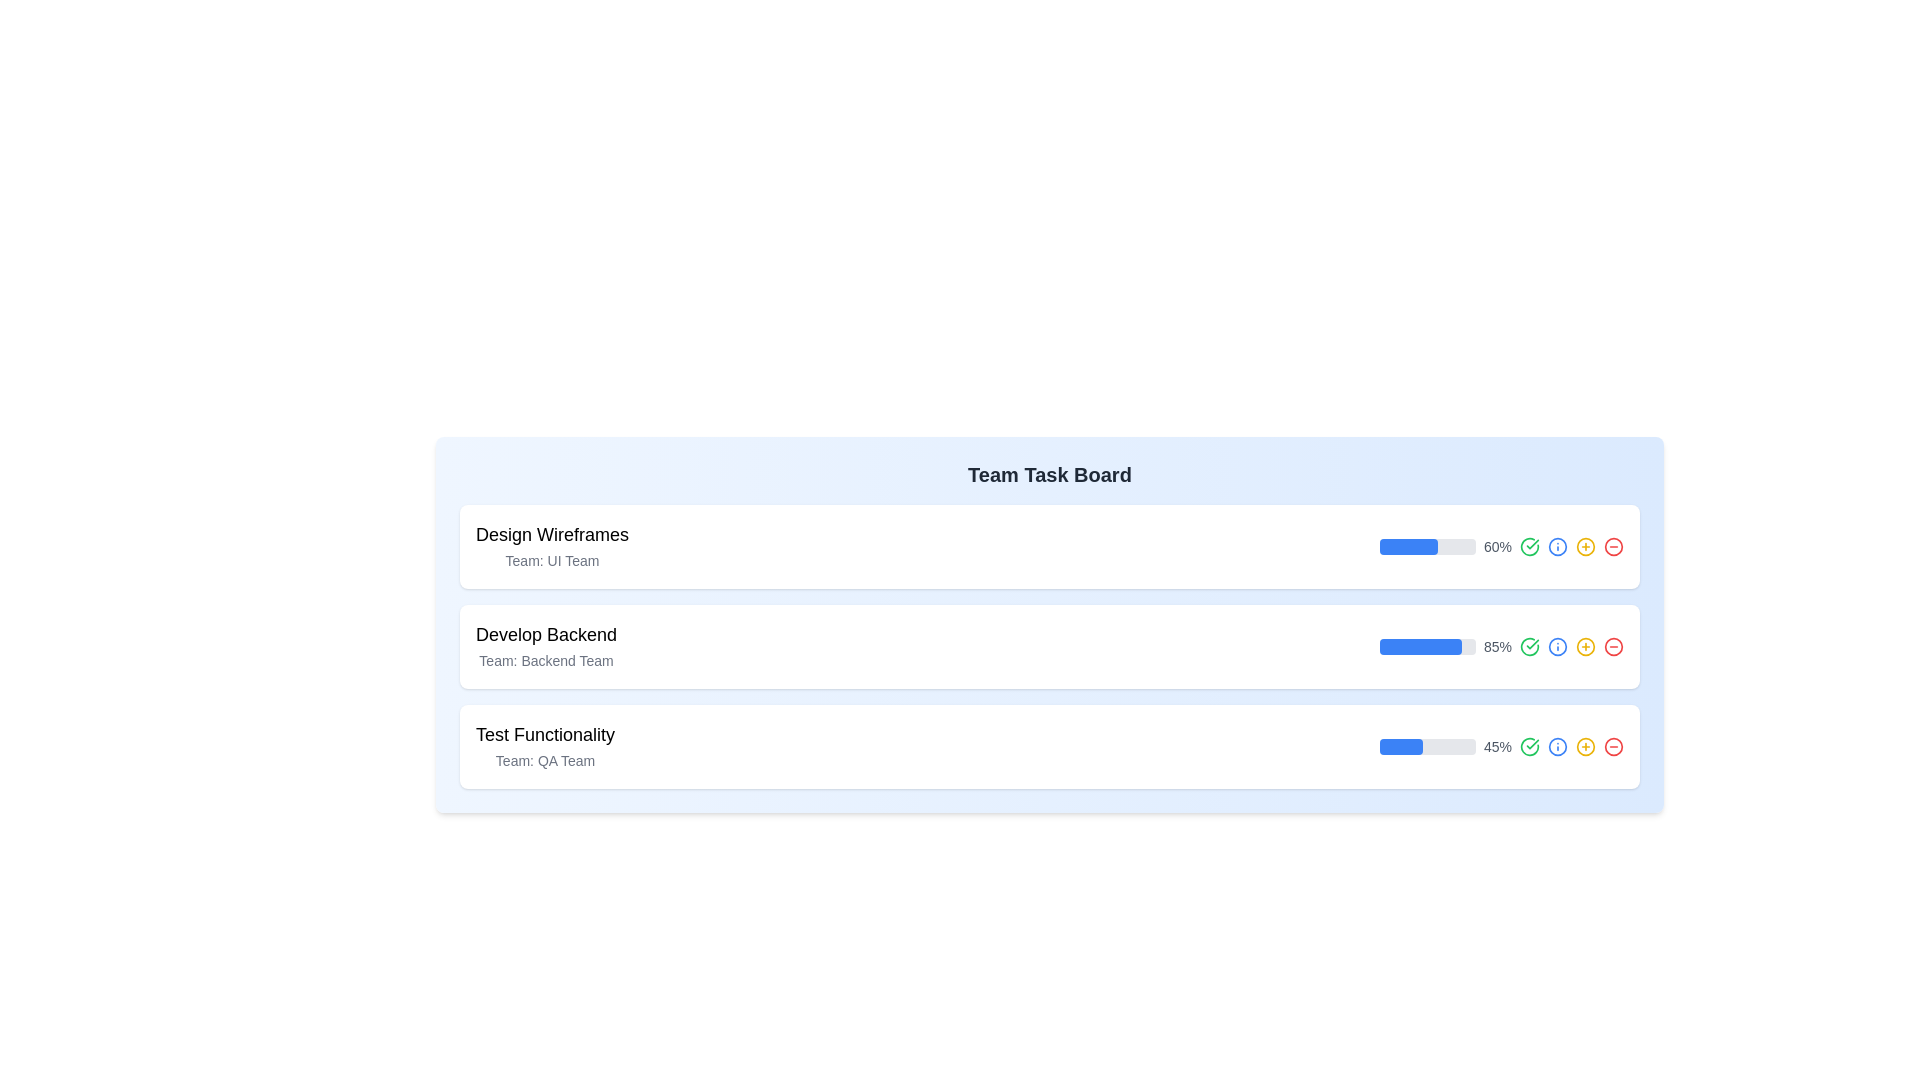 Image resolution: width=1920 pixels, height=1080 pixels. Describe the element at coordinates (1426, 747) in the screenshot. I see `the horizontal progress bar located in the third task row of the team task board interface, which has a rounded gray background and a partially filled blue segment indicating 45%` at that location.